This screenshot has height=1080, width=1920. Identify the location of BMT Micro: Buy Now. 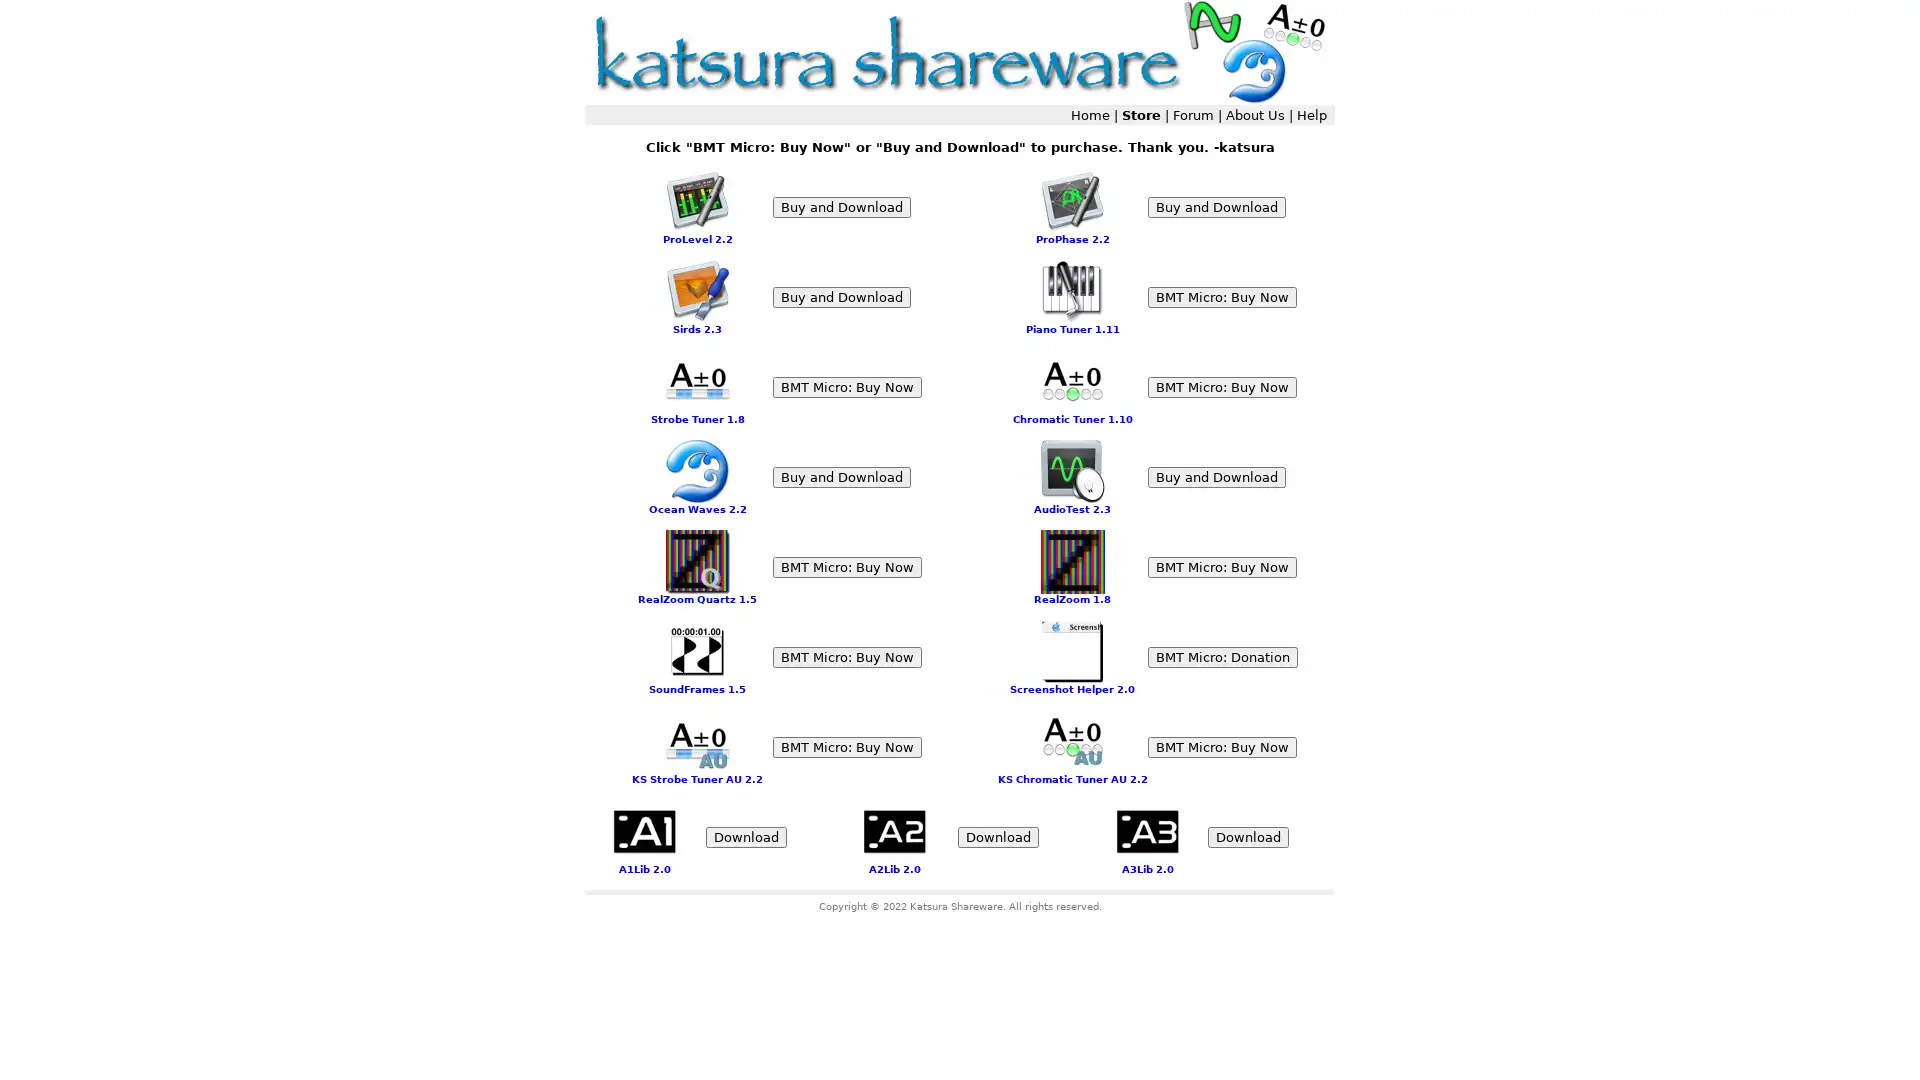
(846, 747).